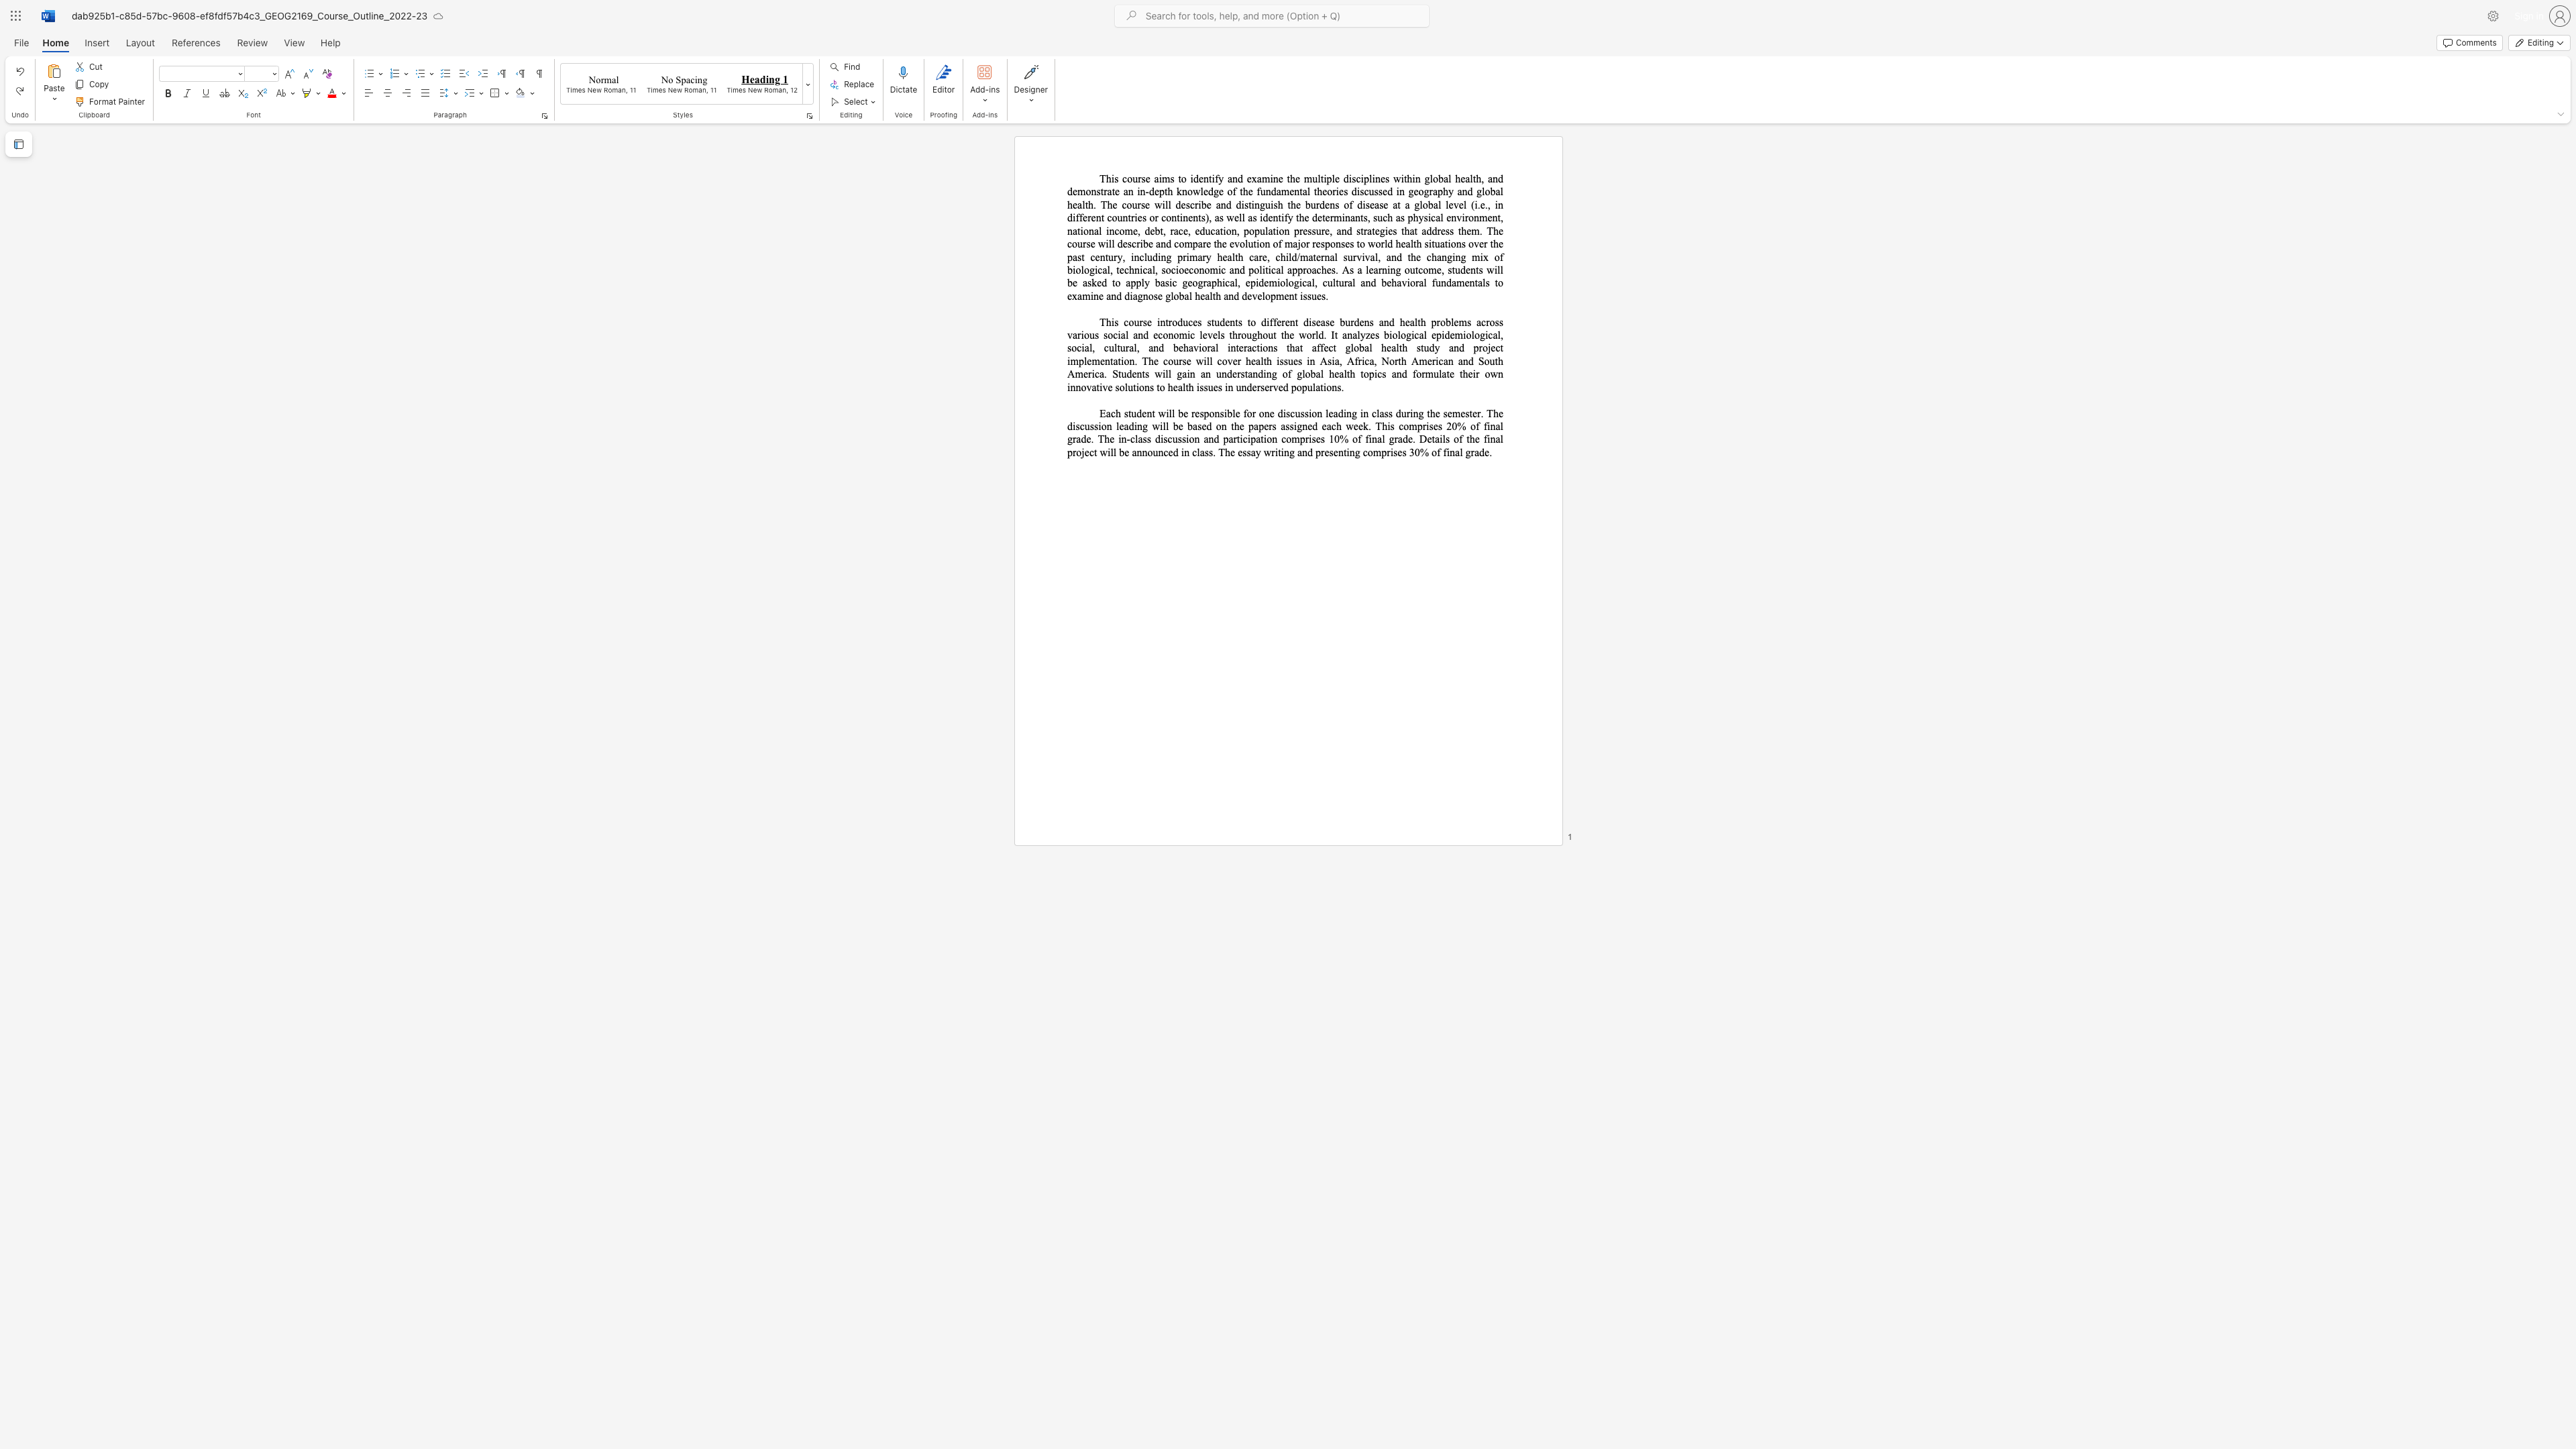 This screenshot has width=2576, height=1449. Describe the element at coordinates (1193, 347) in the screenshot. I see `the subset text "vioral interactions that affect global health study and project implementation. The course will cover health issues in Asia, Africa, North American and South America. Students will gain an u" within the text "This course introduces students to different disease burdens and health problems across various social and economic levels throughout the world. It analyzes biological epidemiological, social, cultural, and behavioral interactions that affect global health study and project implementation. The course will cover health issues in Asia, Africa, North American and South America. Students will gain an understanding of global health topics and formulate their own innovative solutions to health issues in underserv"` at that location.